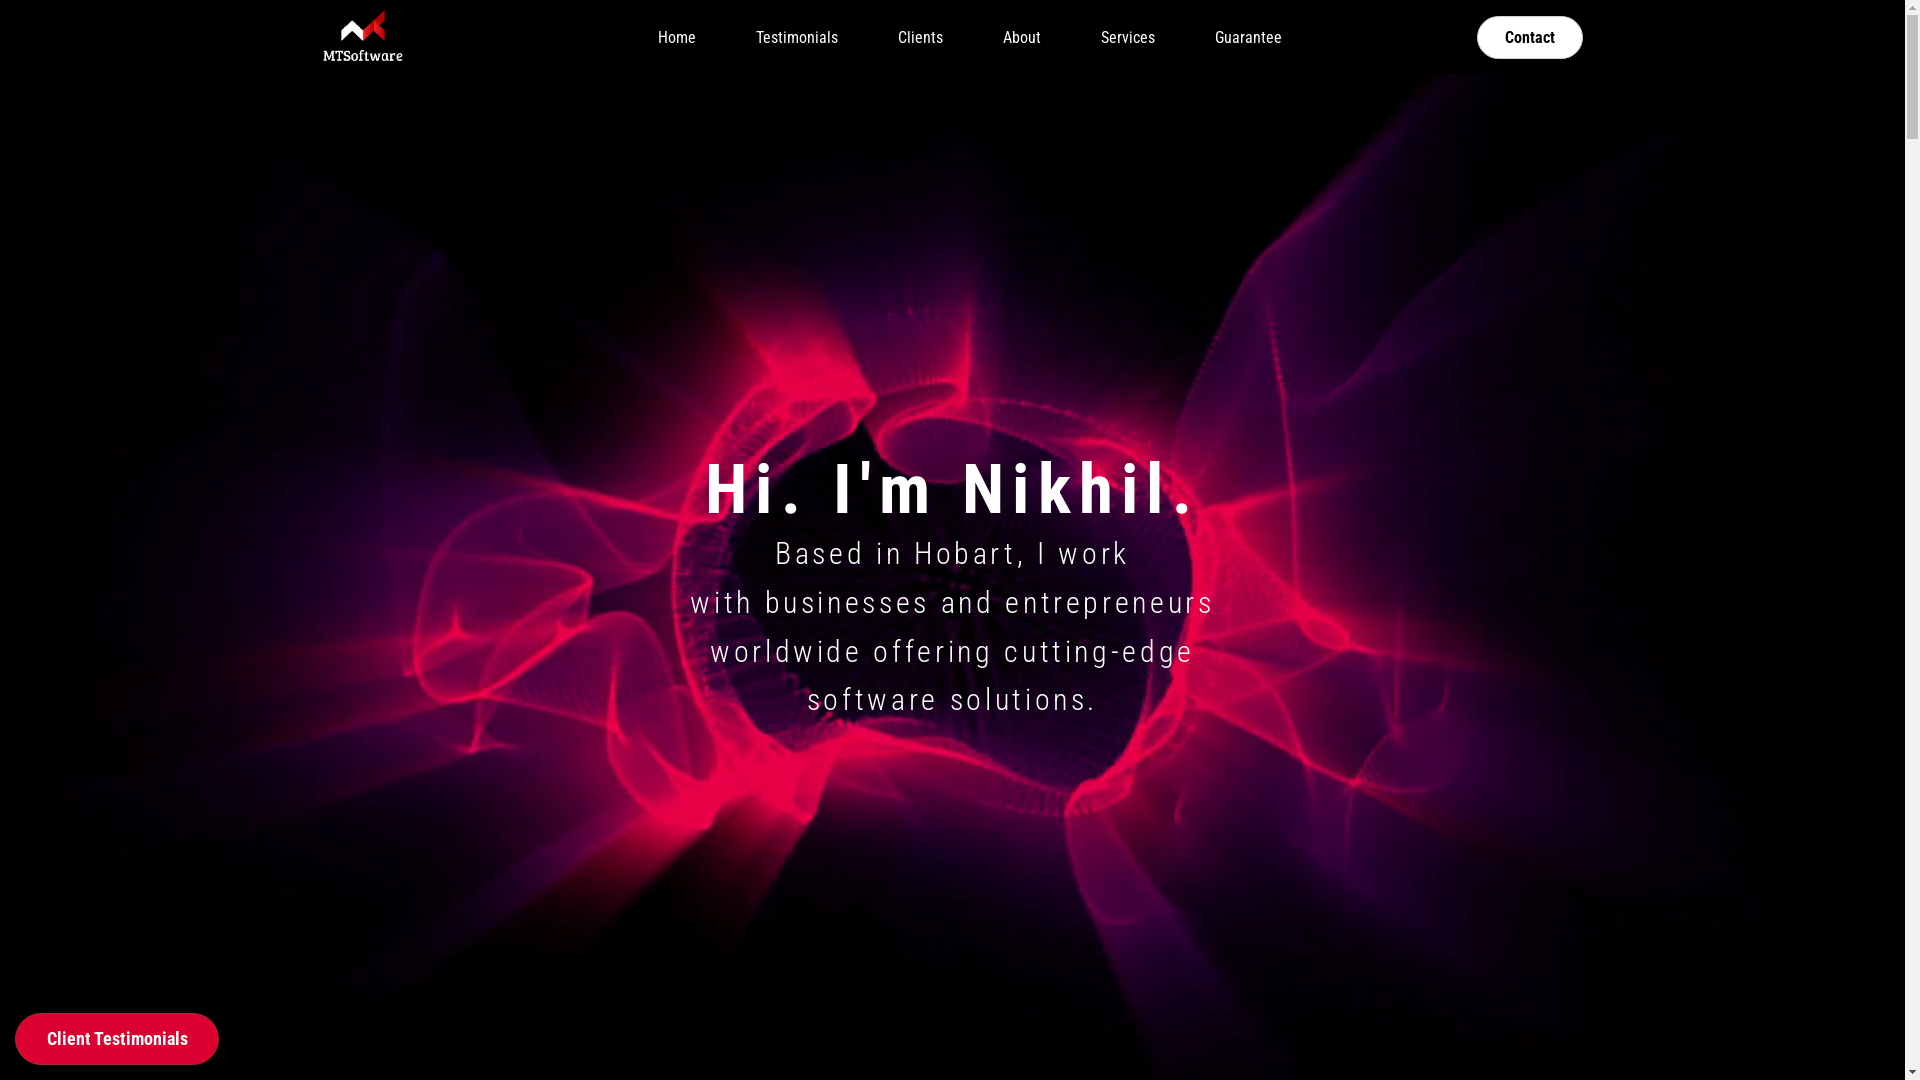 The width and height of the screenshot is (1920, 1080). I want to click on 'About', so click(1021, 37).